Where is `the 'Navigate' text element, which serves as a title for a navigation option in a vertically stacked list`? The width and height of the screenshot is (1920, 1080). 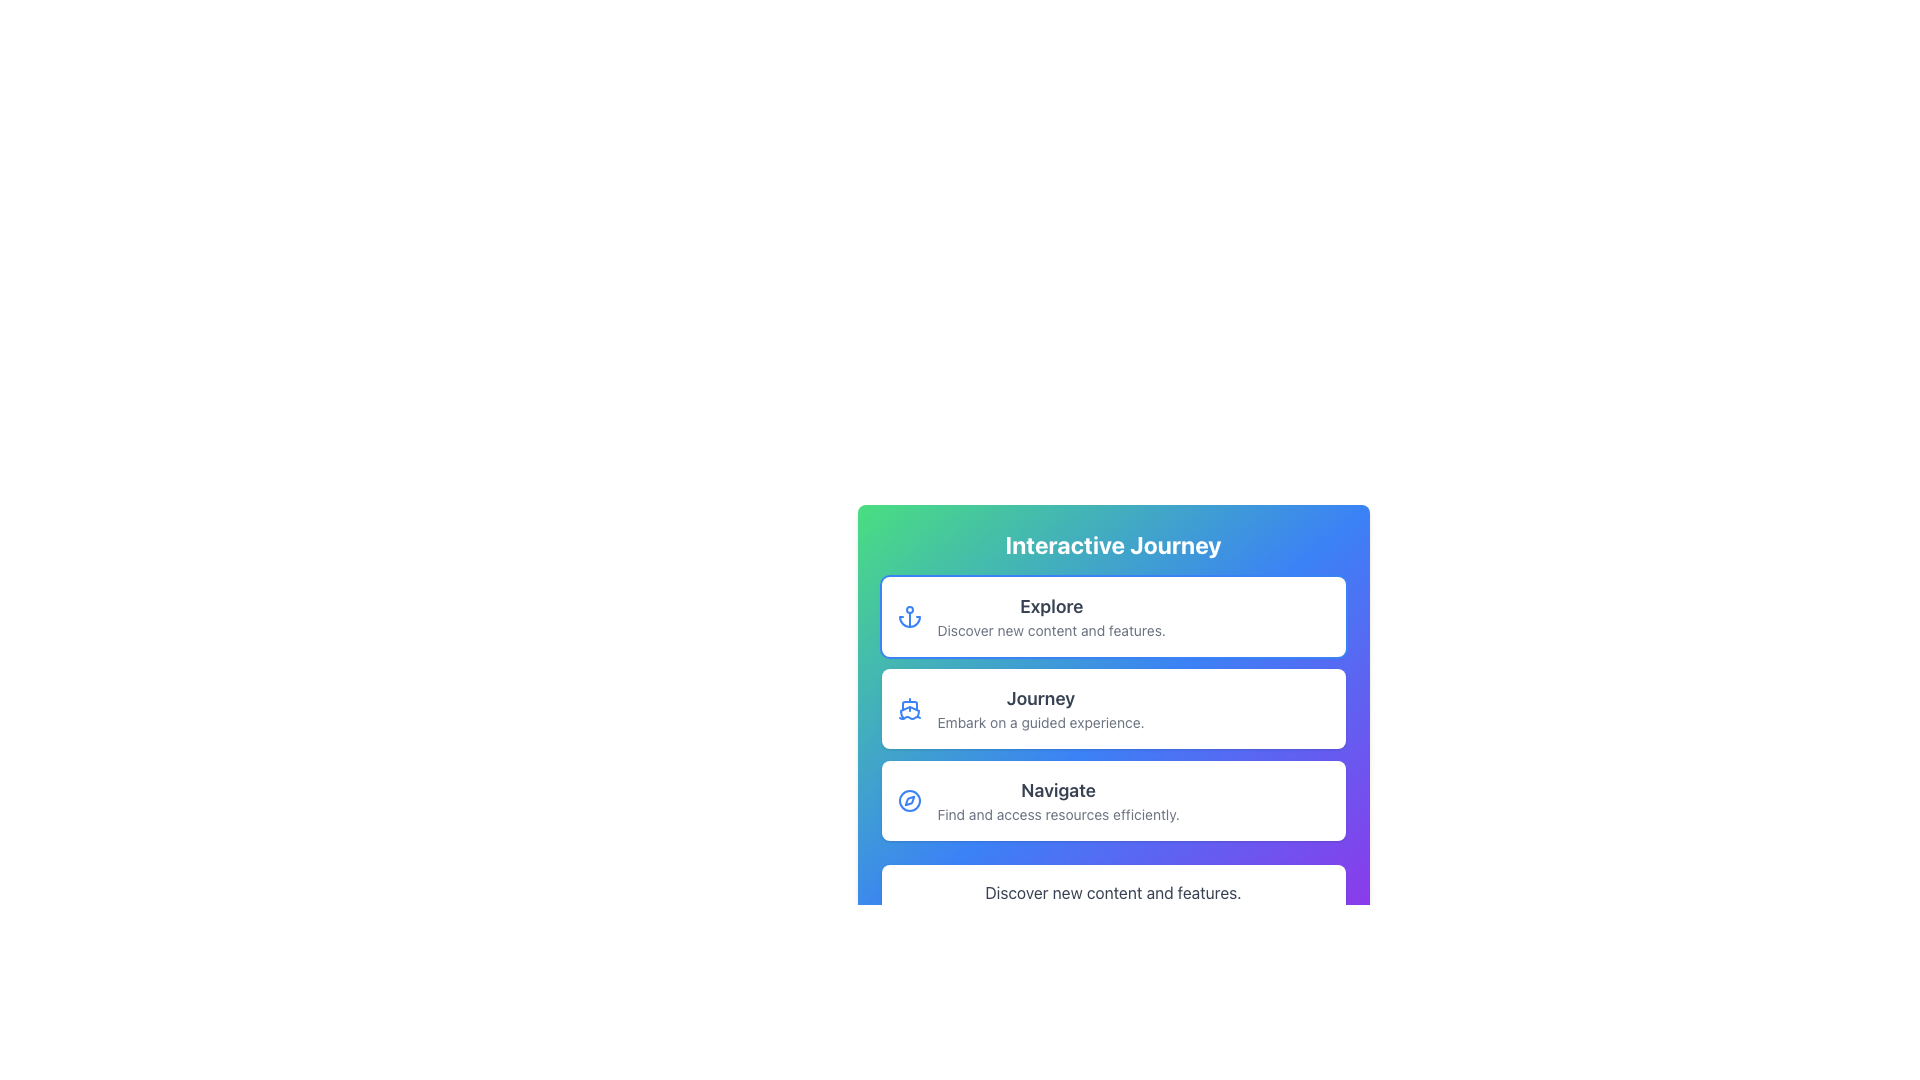 the 'Navigate' text element, which serves as a title for a navigation option in a vertically stacked list is located at coordinates (1057, 789).